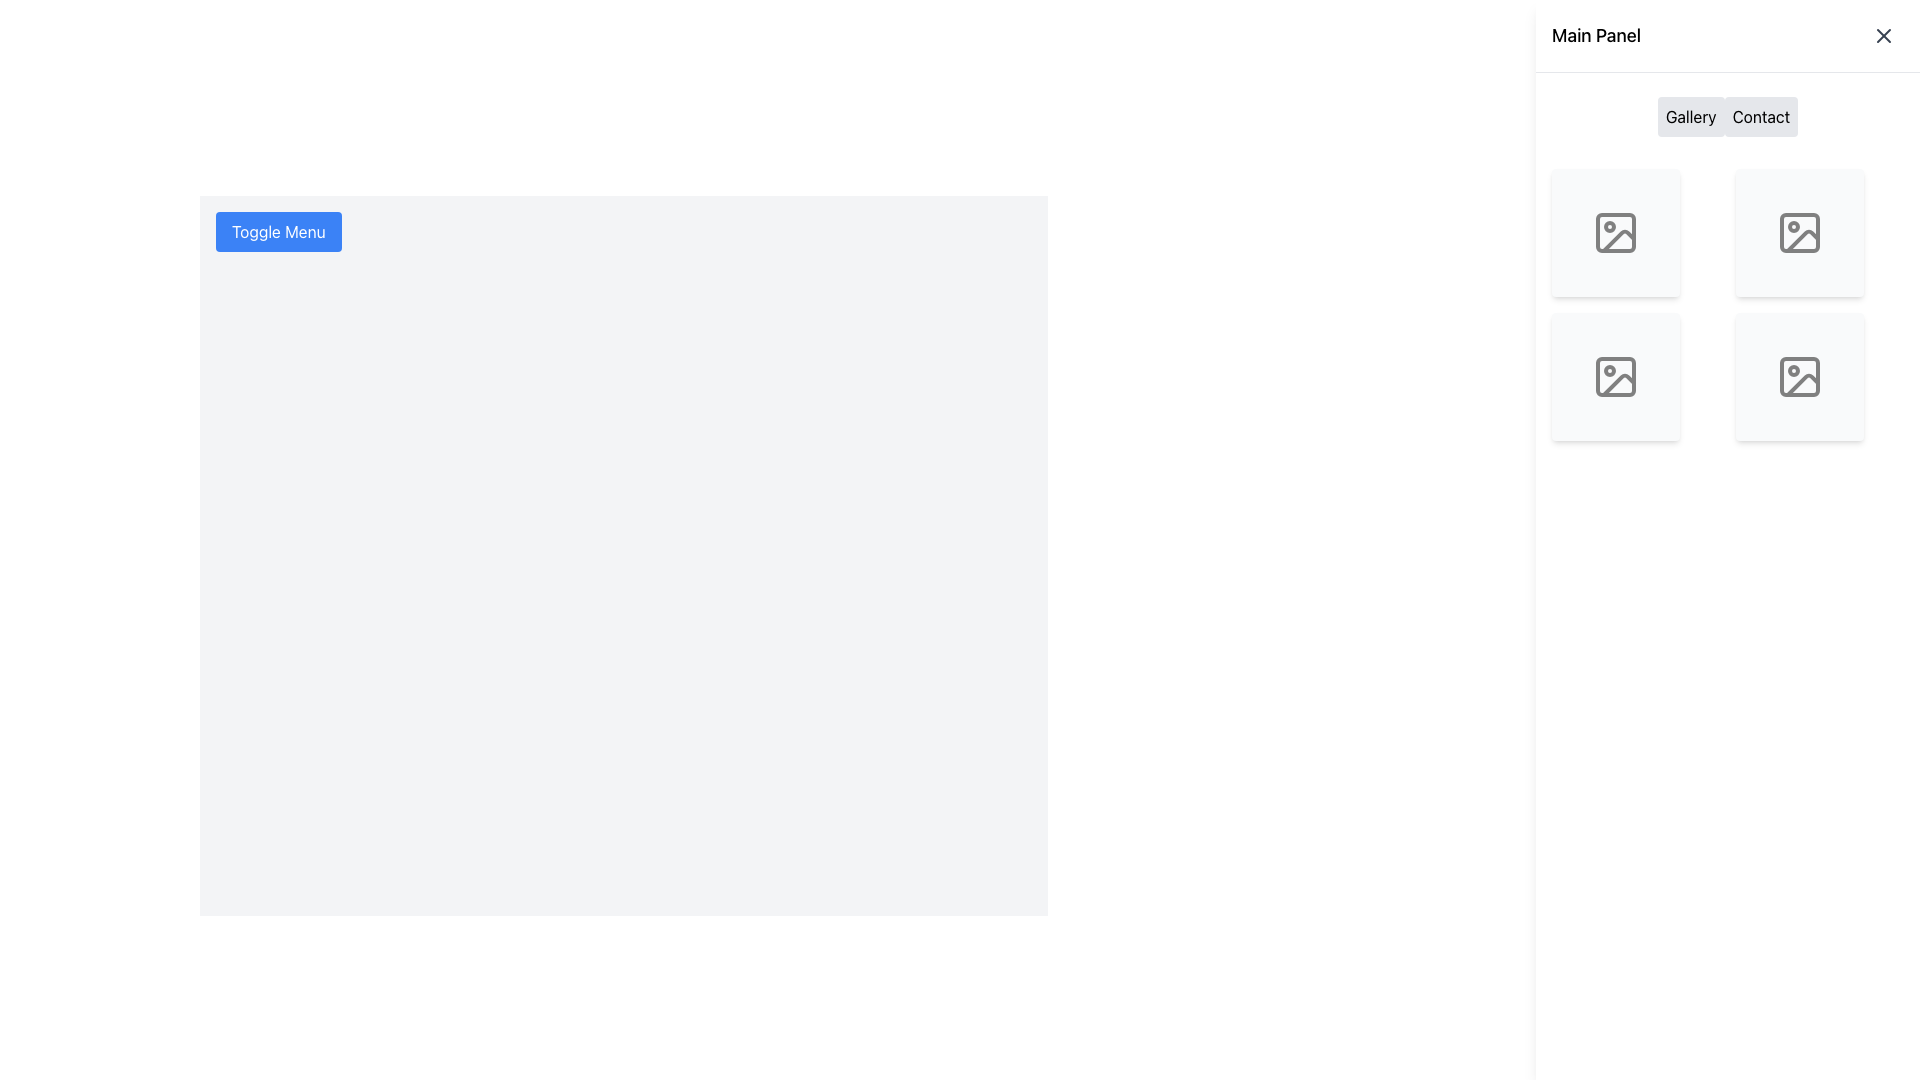 The height and width of the screenshot is (1080, 1920). Describe the element at coordinates (1800, 231) in the screenshot. I see `the image or gallery icon located in the second column of the top row within a 2x2 grid in the center-right section of the 'Main Panel'` at that location.